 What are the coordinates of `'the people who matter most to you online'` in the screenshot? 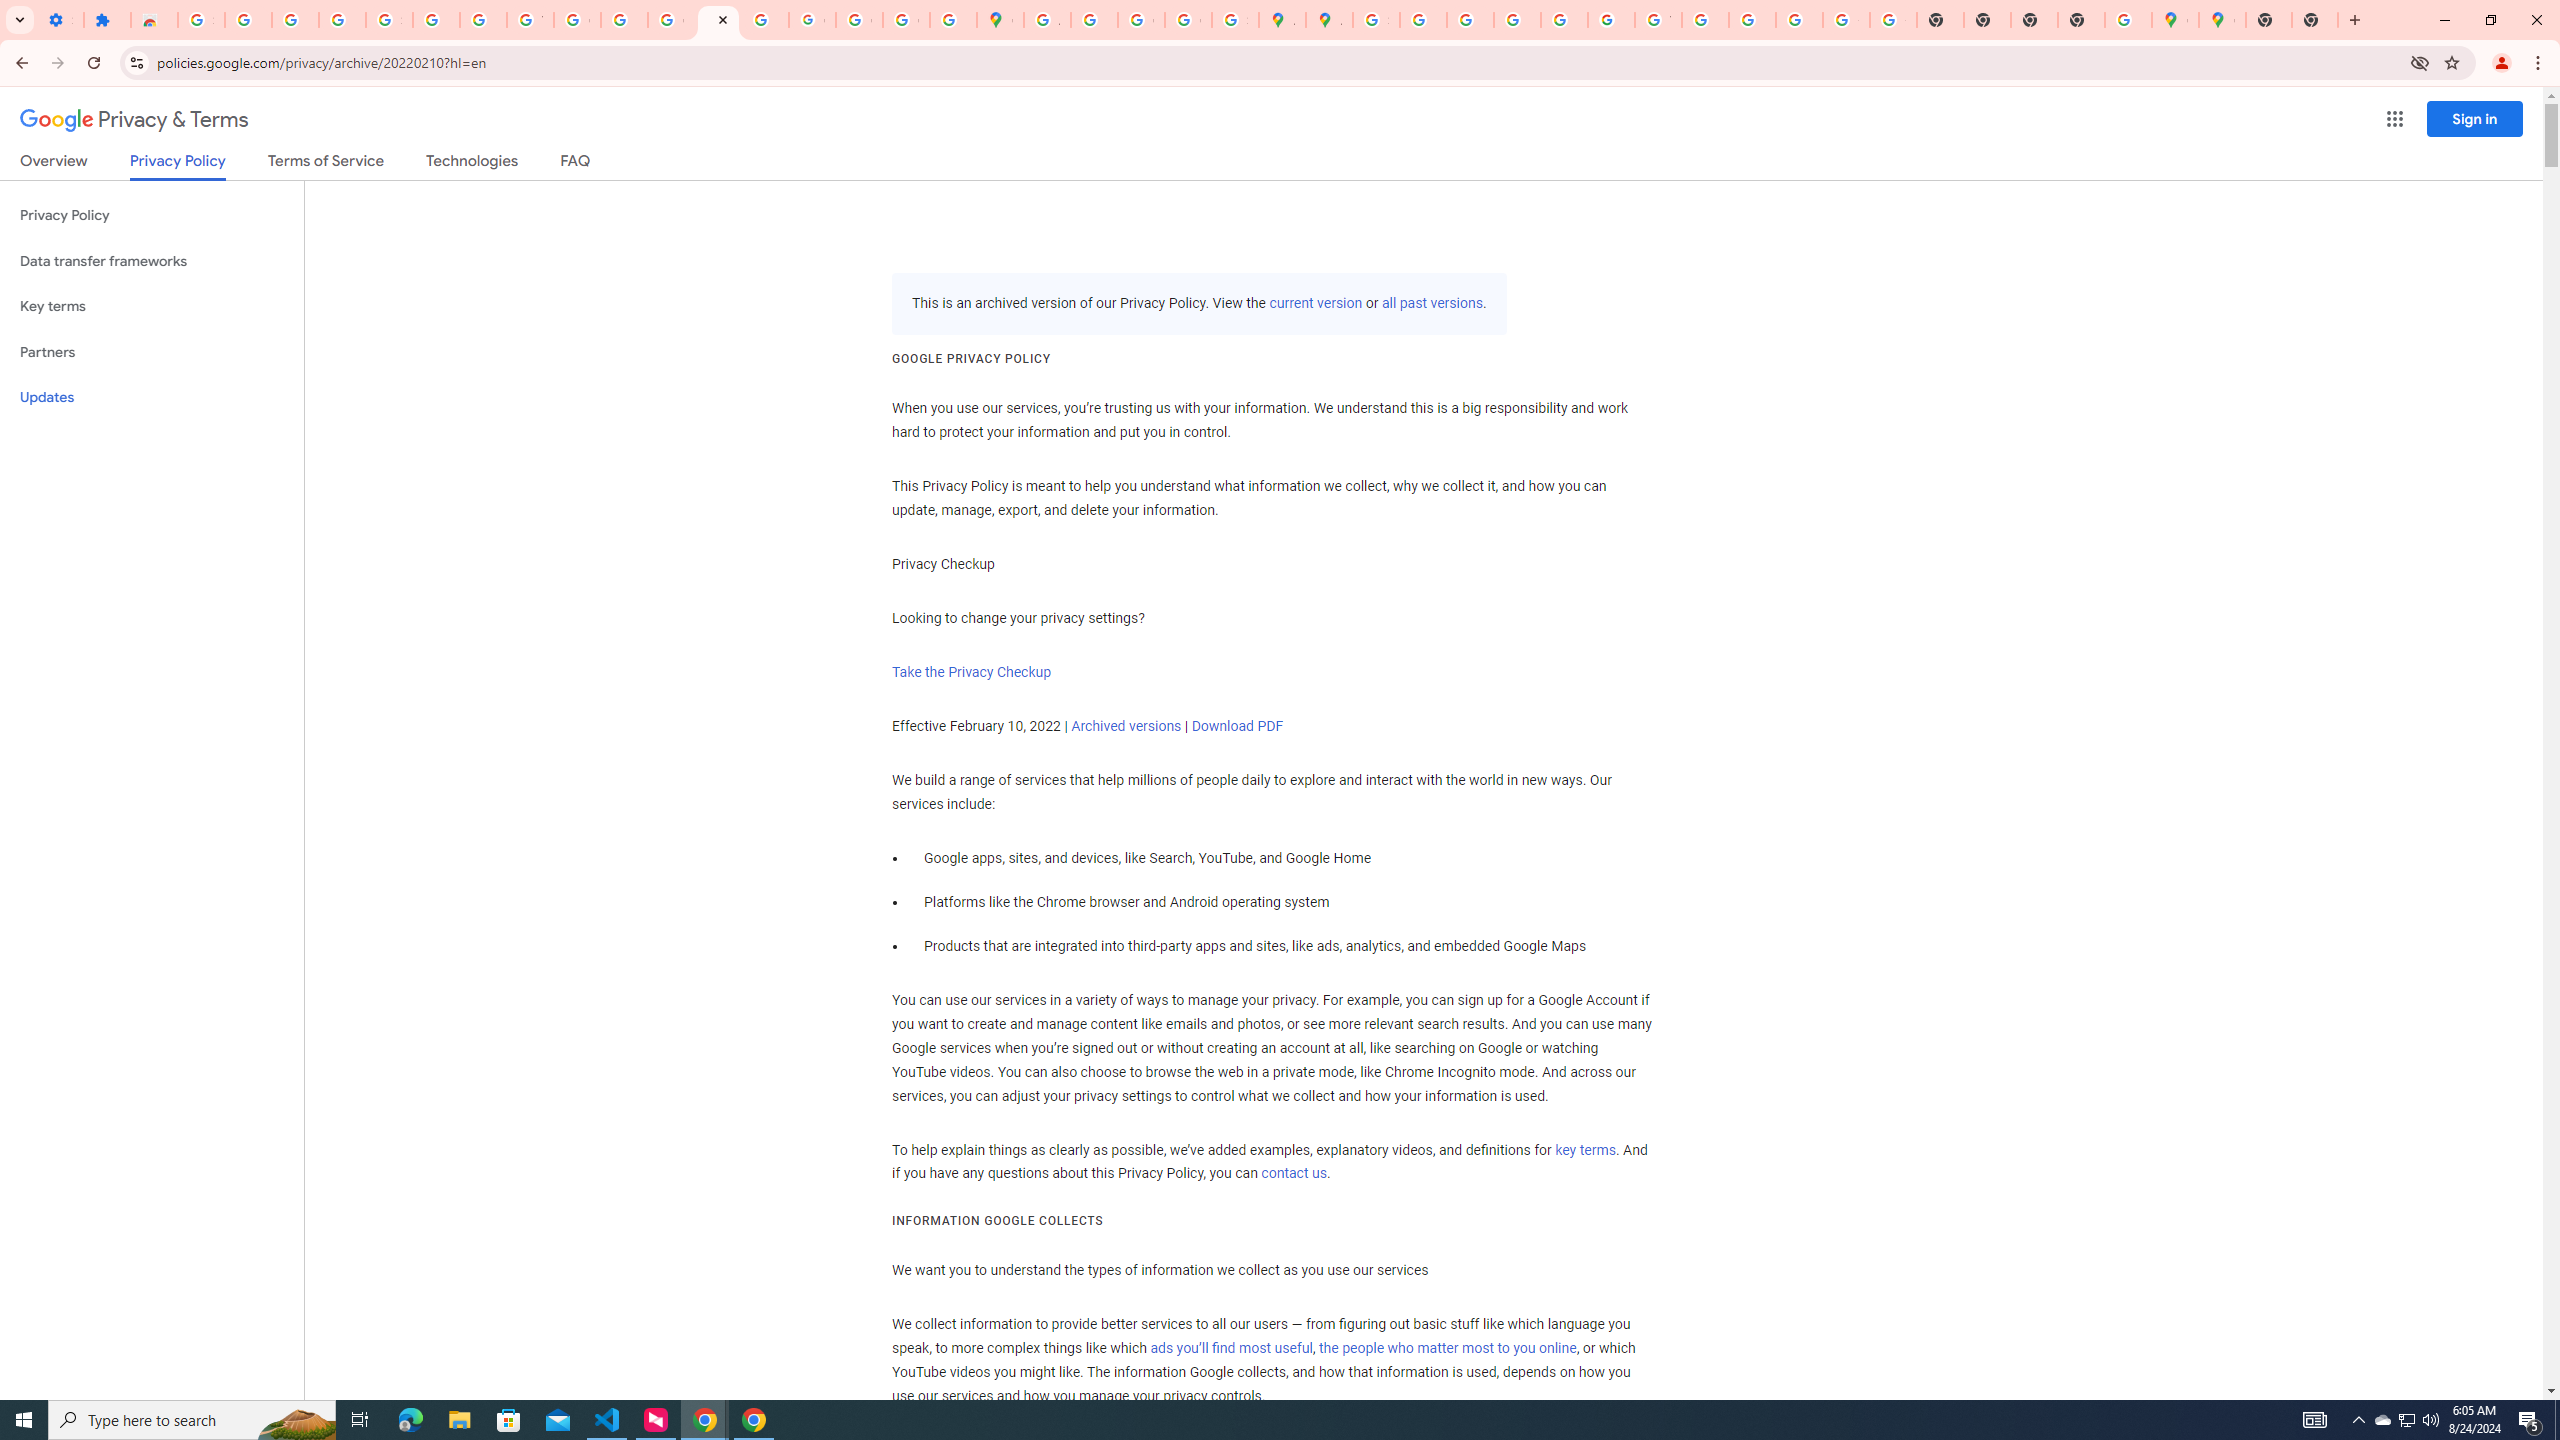 It's located at (1447, 1347).